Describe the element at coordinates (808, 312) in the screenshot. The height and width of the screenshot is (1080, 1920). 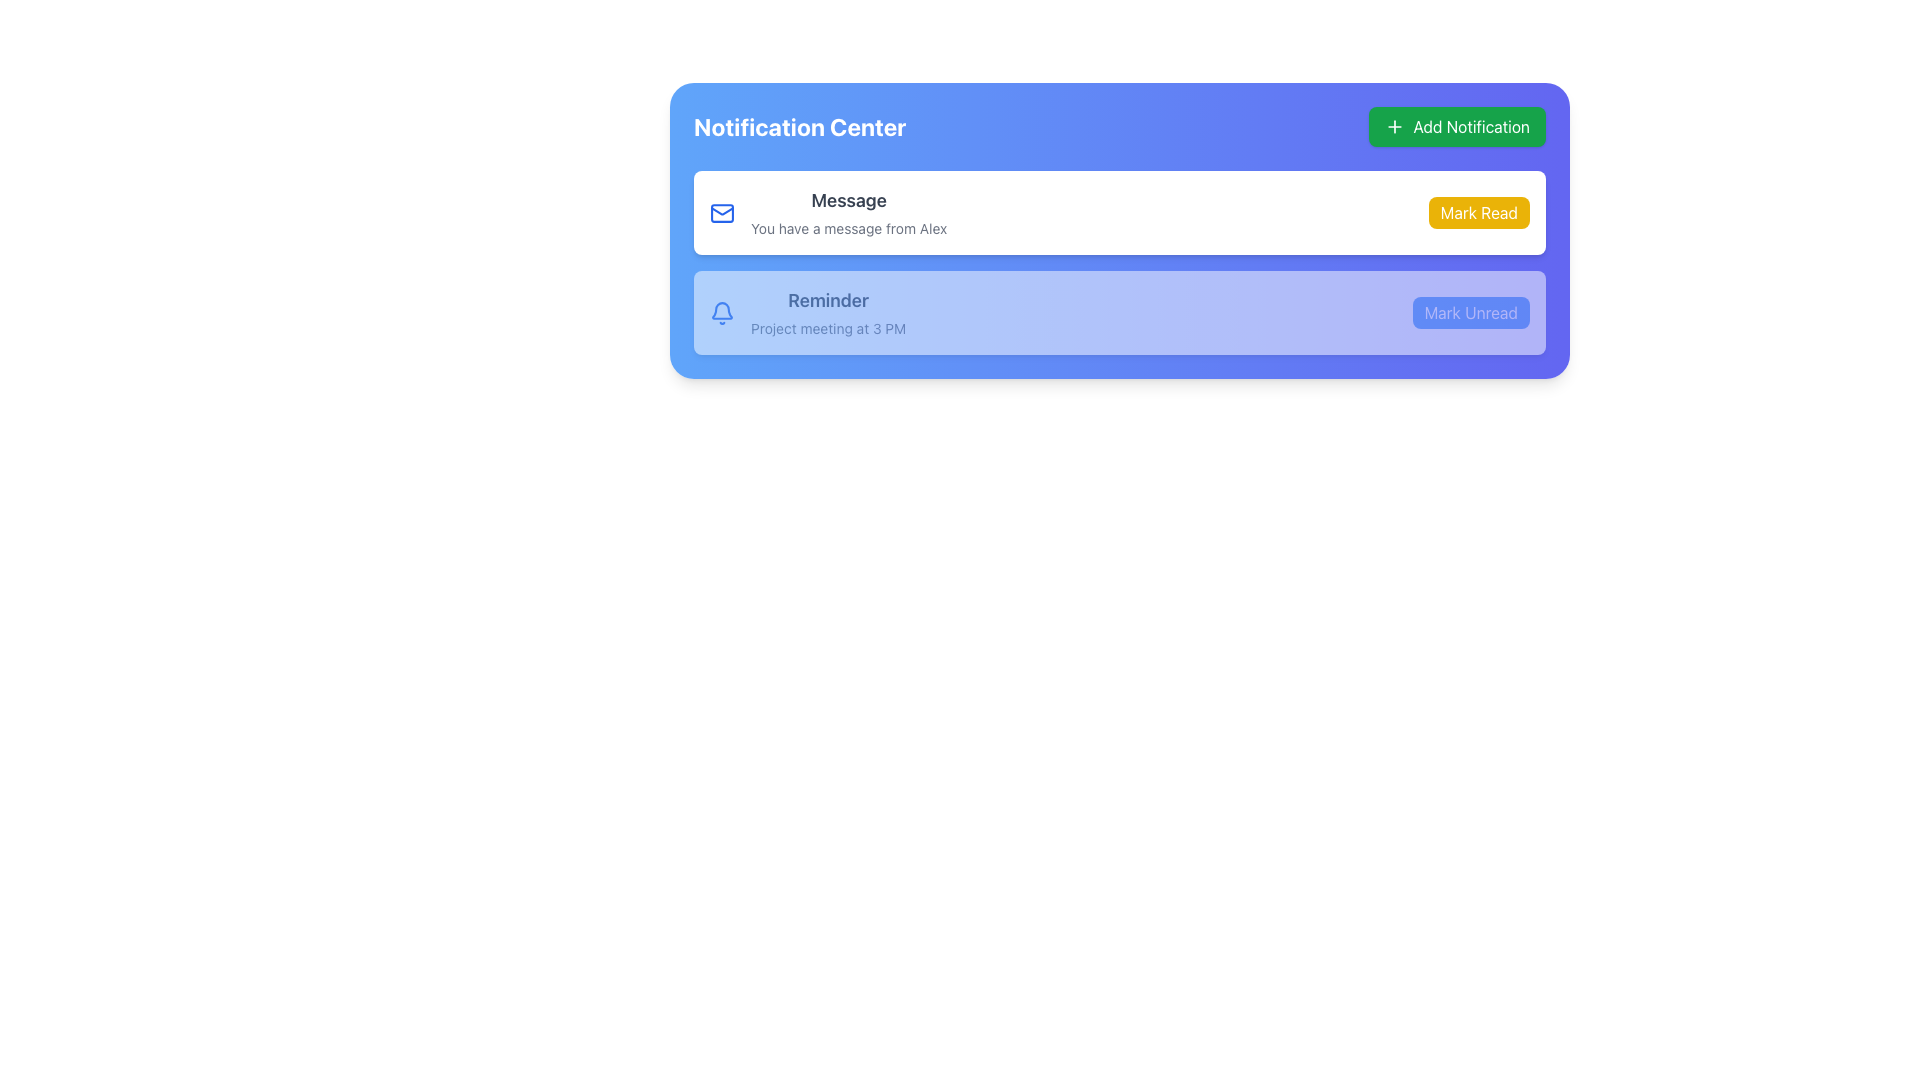
I see `the notification message reminding about the upcoming project meeting at 3 PM, located in the second row of the notification group, left of the 'Mark Unread' button` at that location.